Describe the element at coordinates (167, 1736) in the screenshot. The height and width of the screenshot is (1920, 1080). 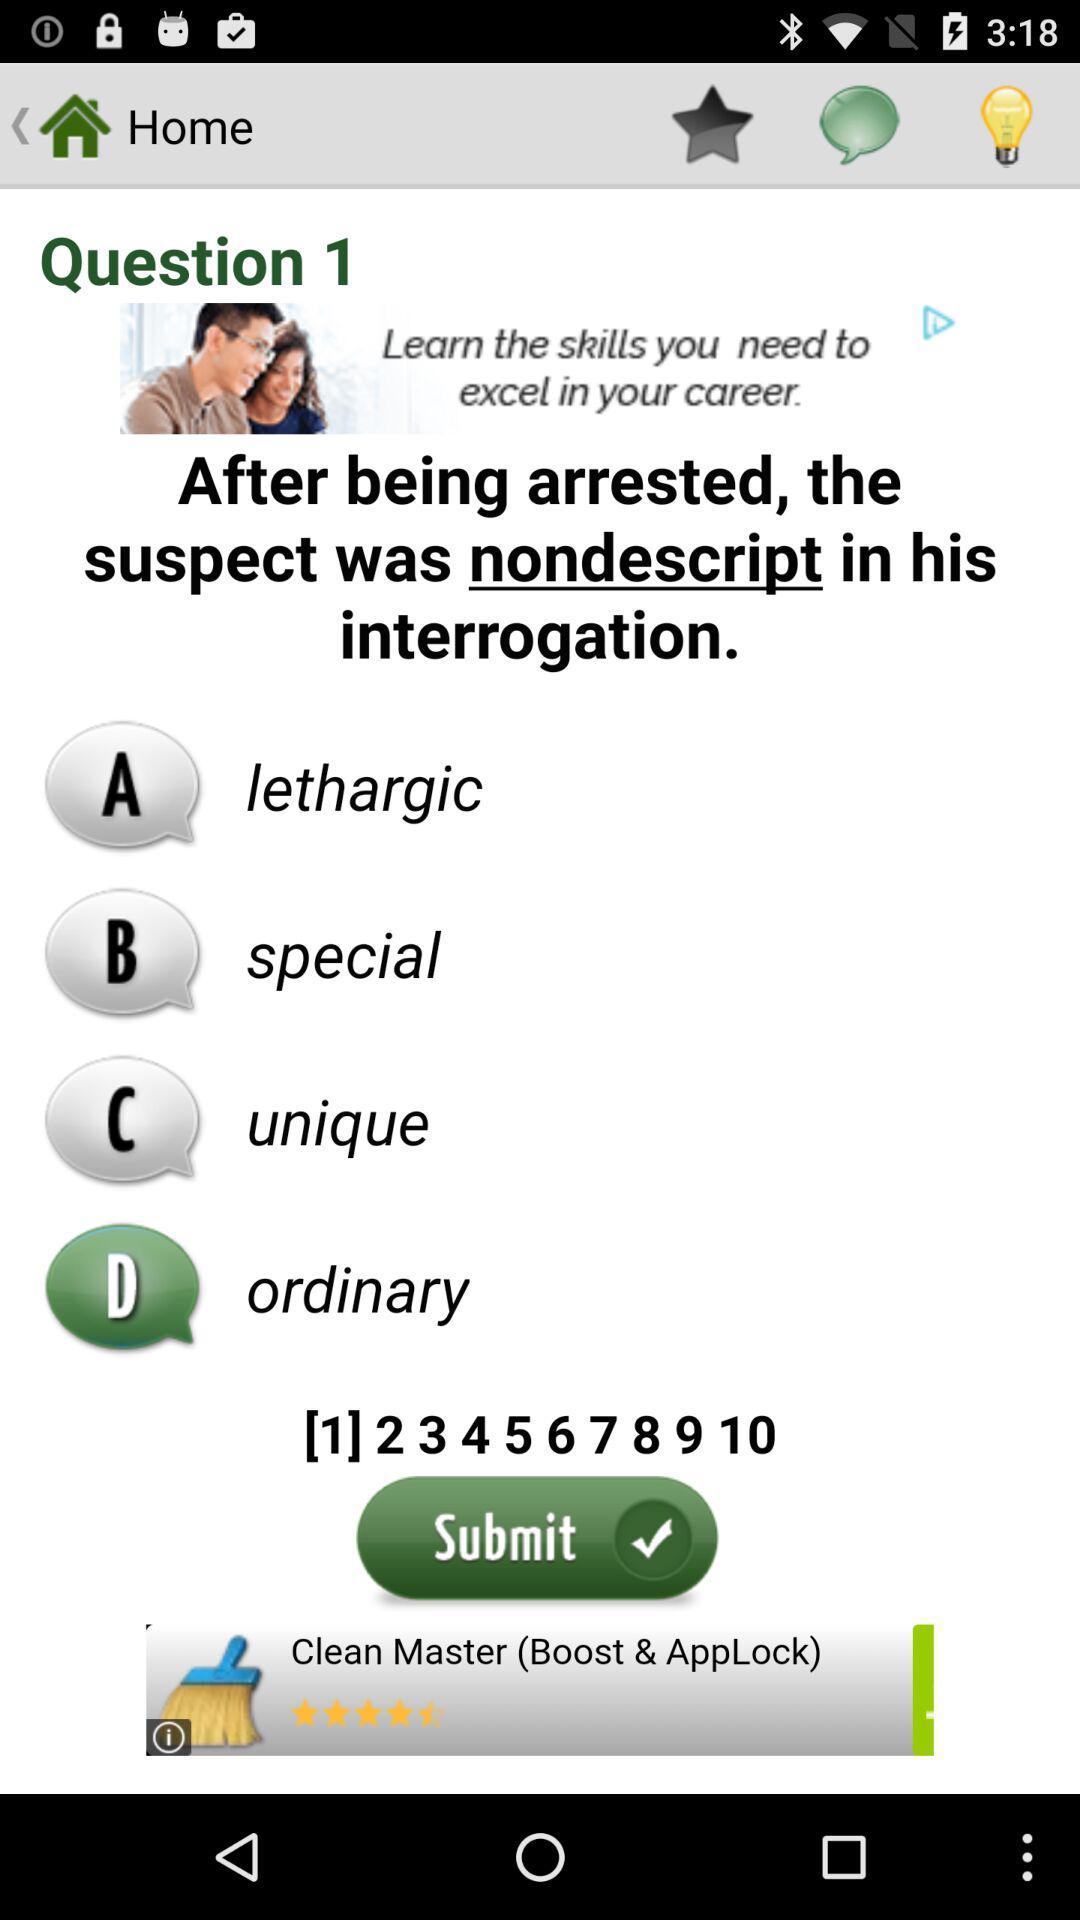
I see `the information icon which is at the bottom` at that location.